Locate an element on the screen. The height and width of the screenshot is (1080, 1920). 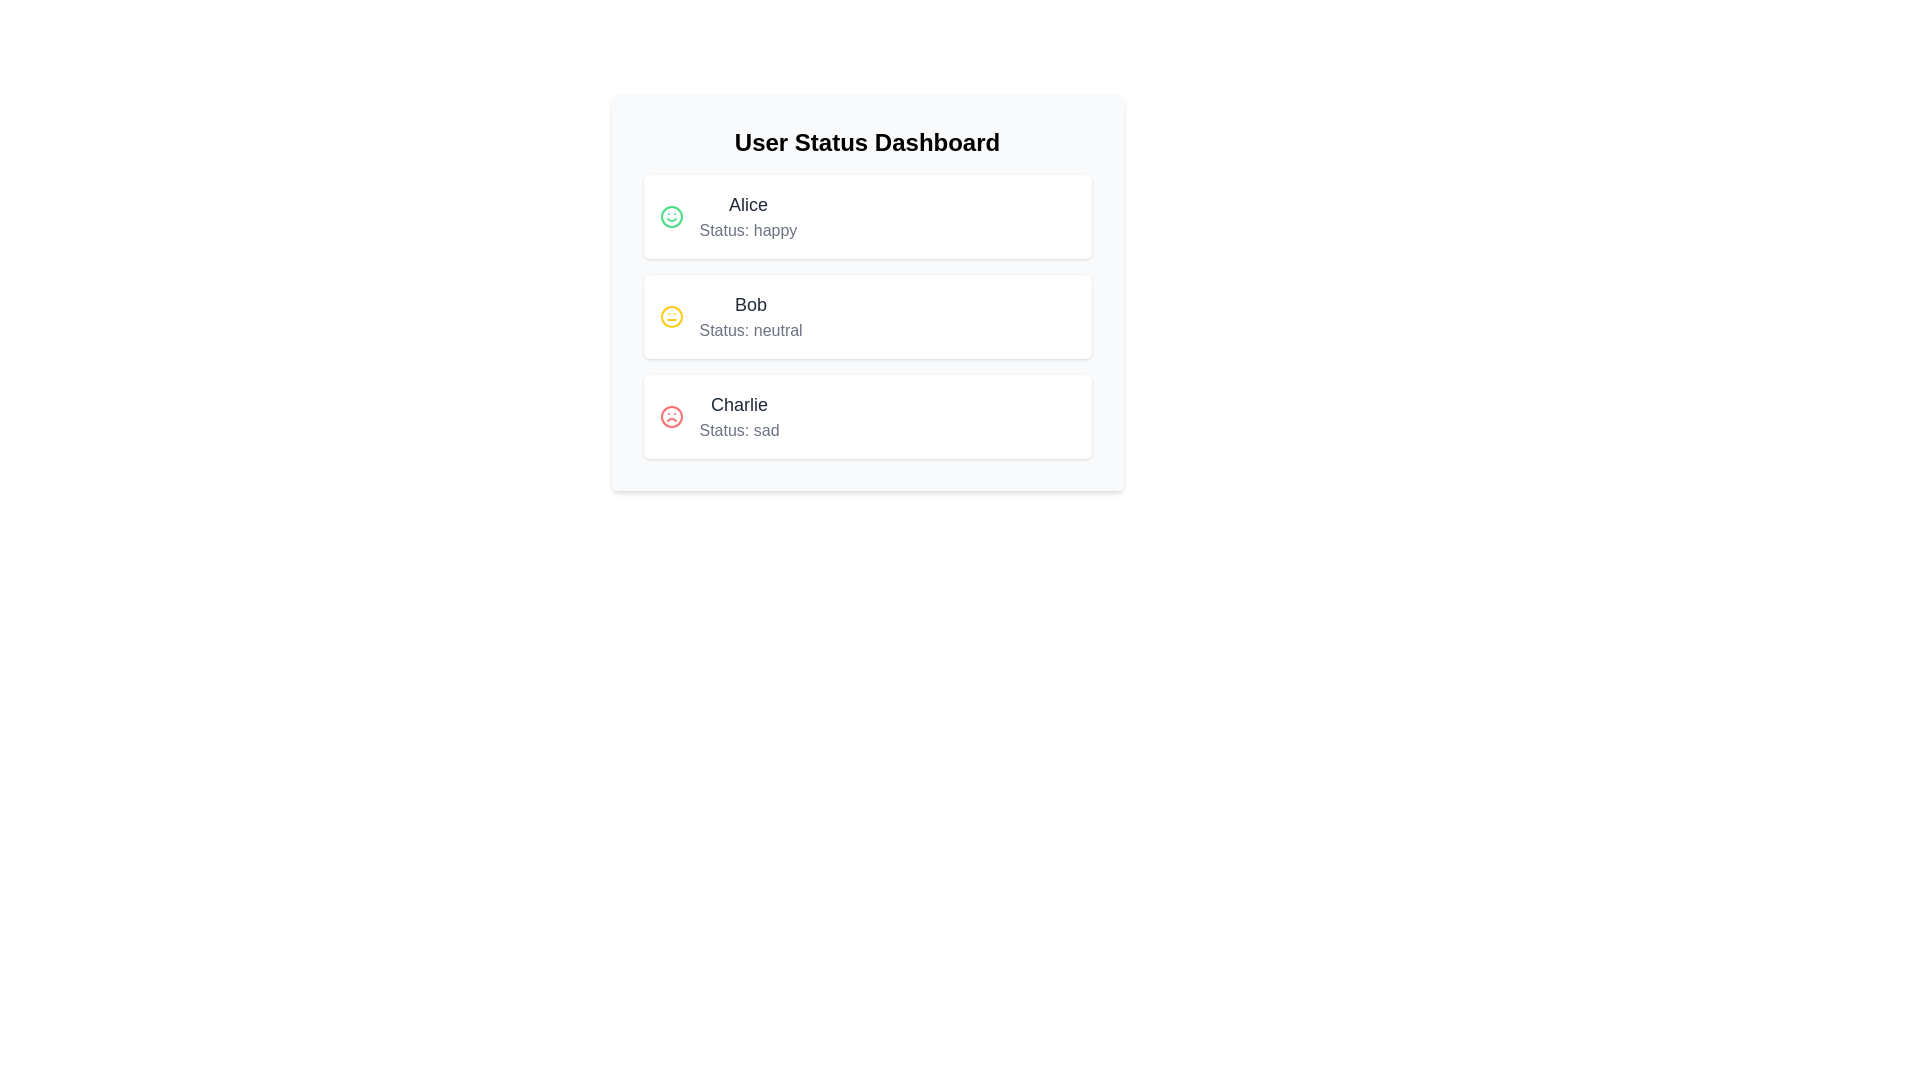
text label that displays 'Status: sad', which is located below the name label 'Charlie' in the third user status card is located at coordinates (738, 430).